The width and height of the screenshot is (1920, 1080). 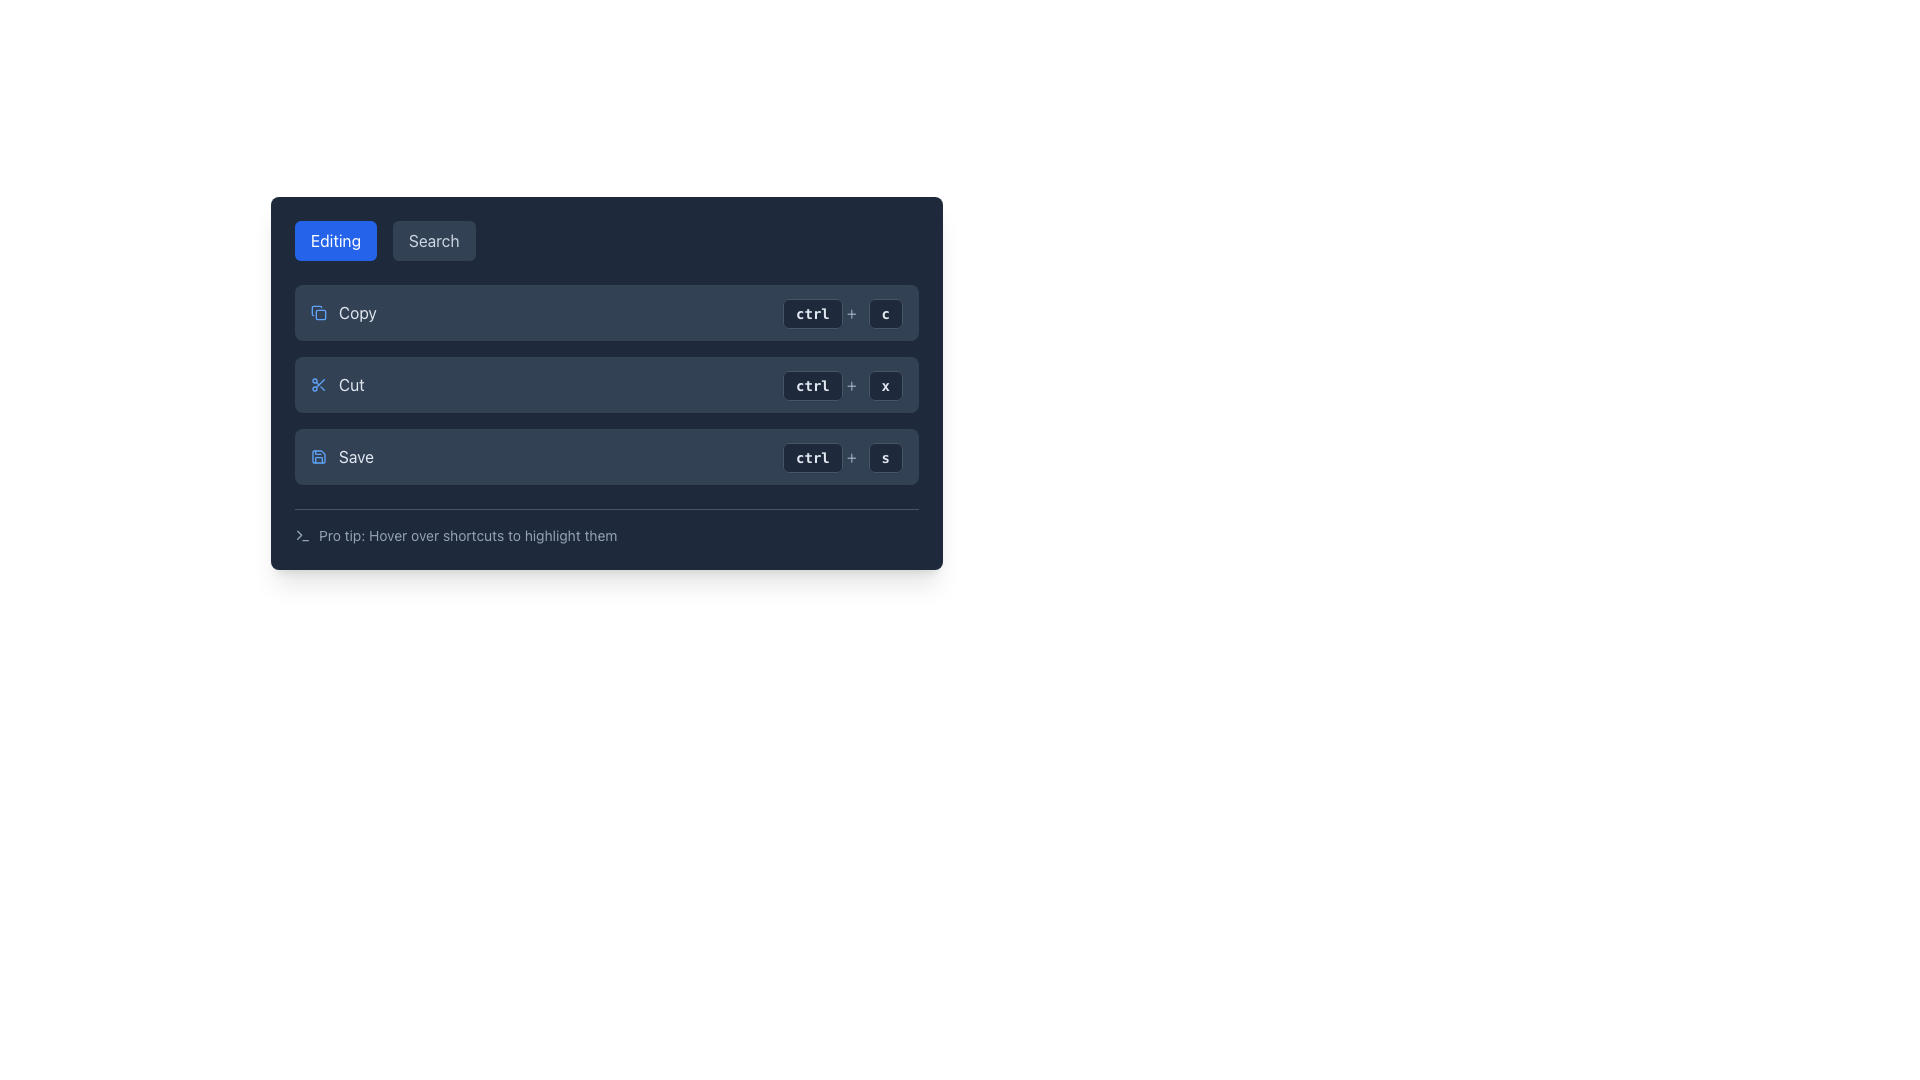 What do you see at coordinates (337, 385) in the screenshot?
I see `the 'Cut' button, which is the second button in a vertically stacked list of options, positioned between 'Copy' and 'Save'` at bounding box center [337, 385].